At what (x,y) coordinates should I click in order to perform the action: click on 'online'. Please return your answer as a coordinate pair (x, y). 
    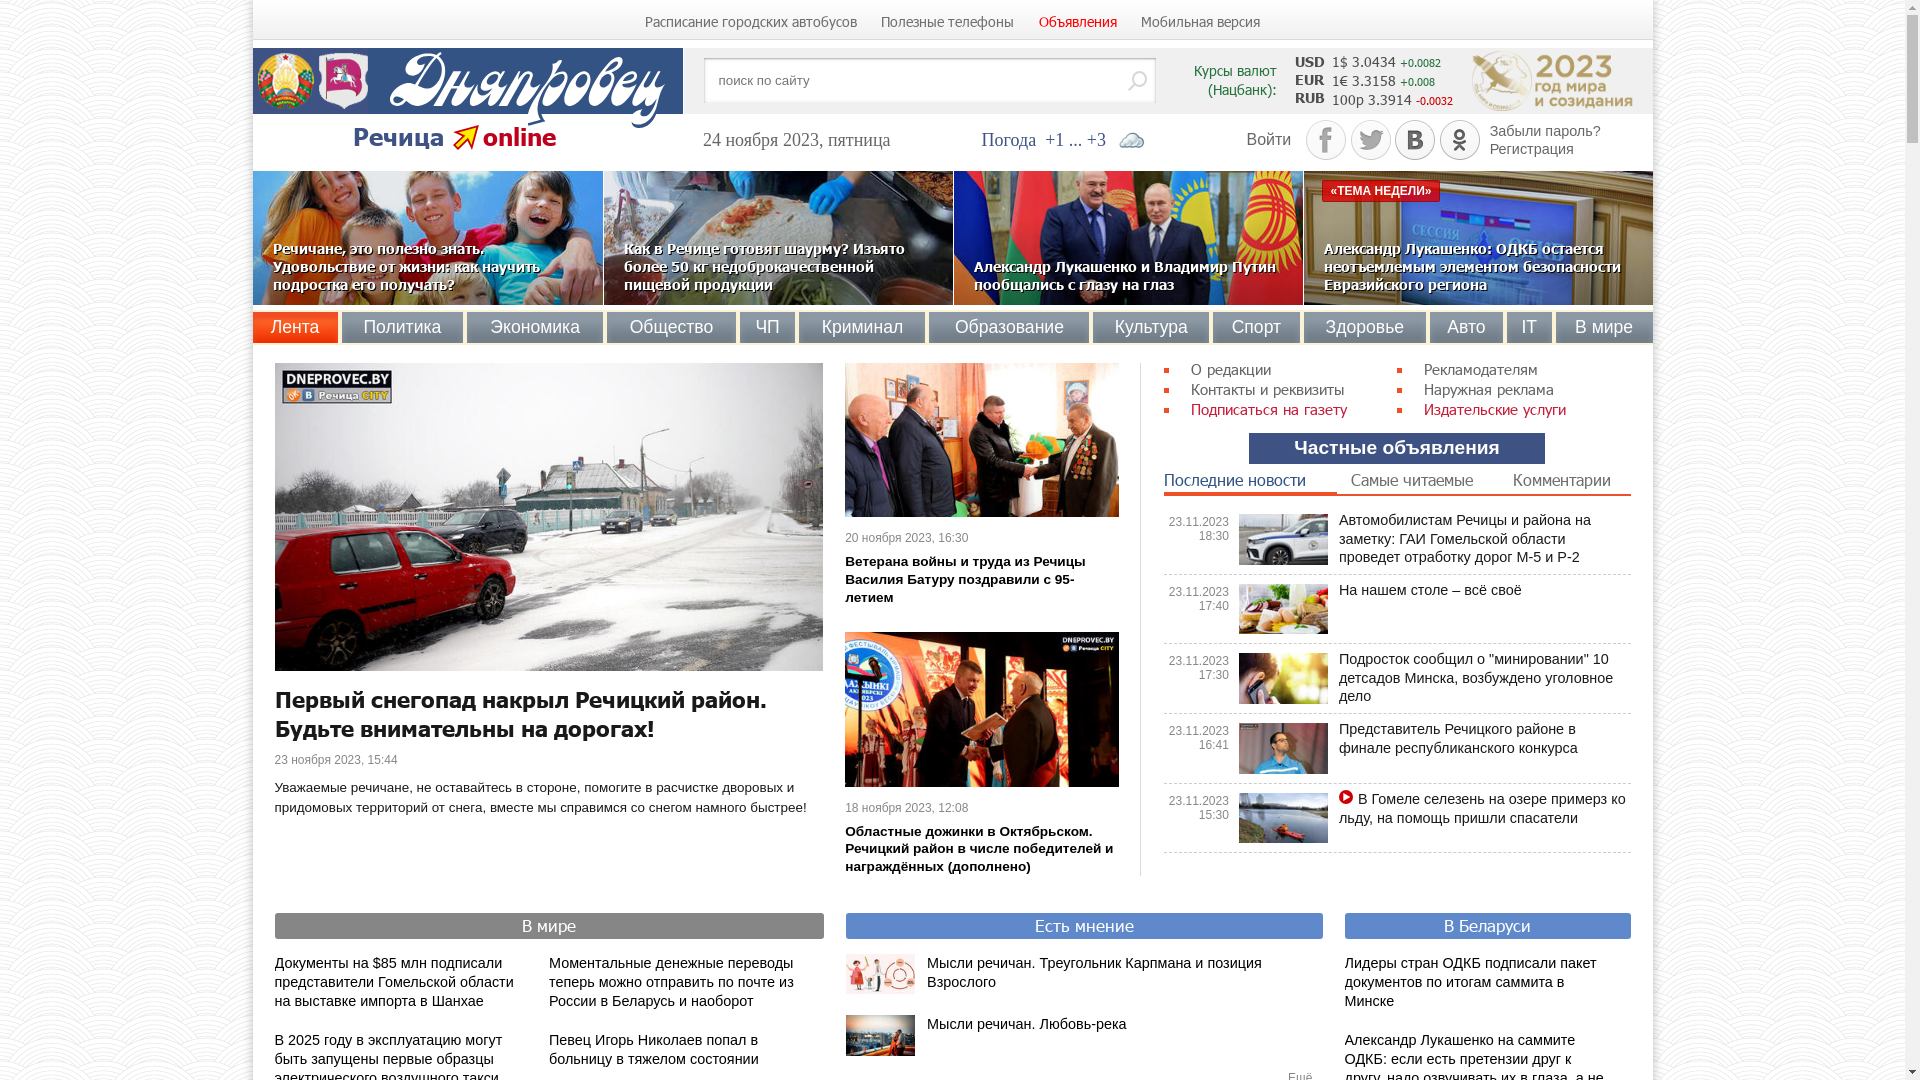
    Looking at the image, I should click on (518, 135).